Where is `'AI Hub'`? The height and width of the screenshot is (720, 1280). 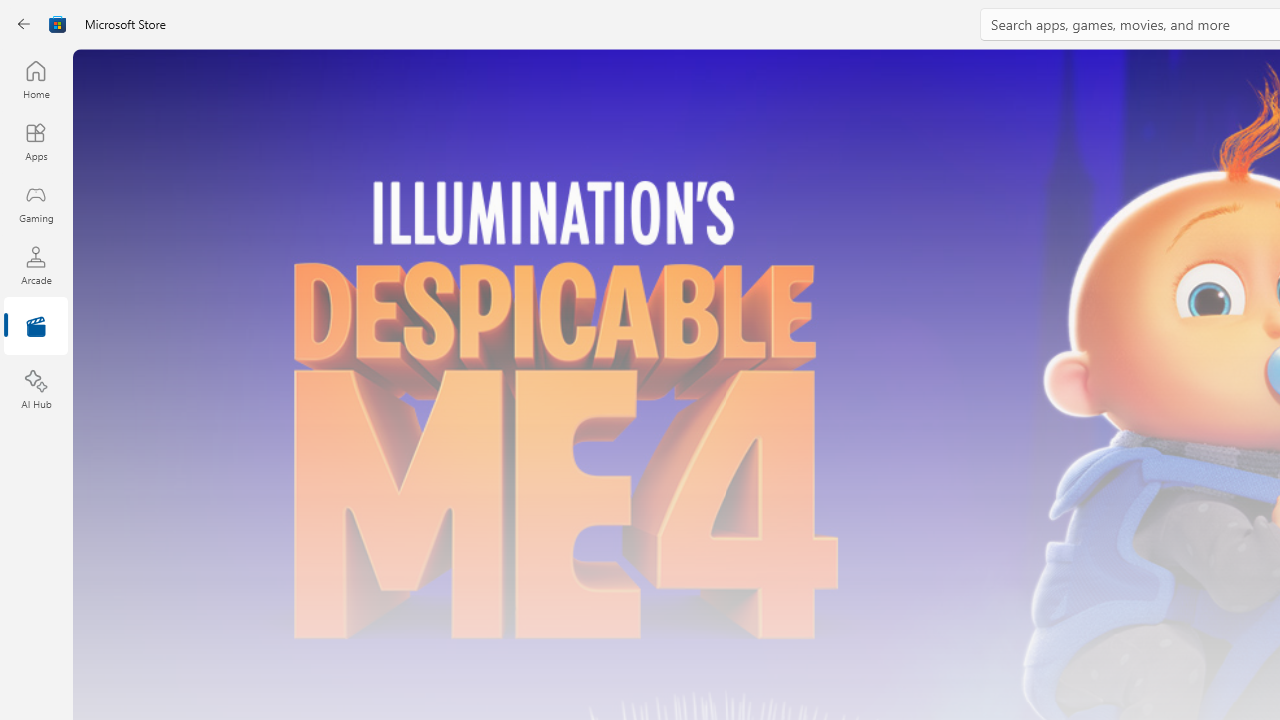 'AI Hub' is located at coordinates (35, 390).